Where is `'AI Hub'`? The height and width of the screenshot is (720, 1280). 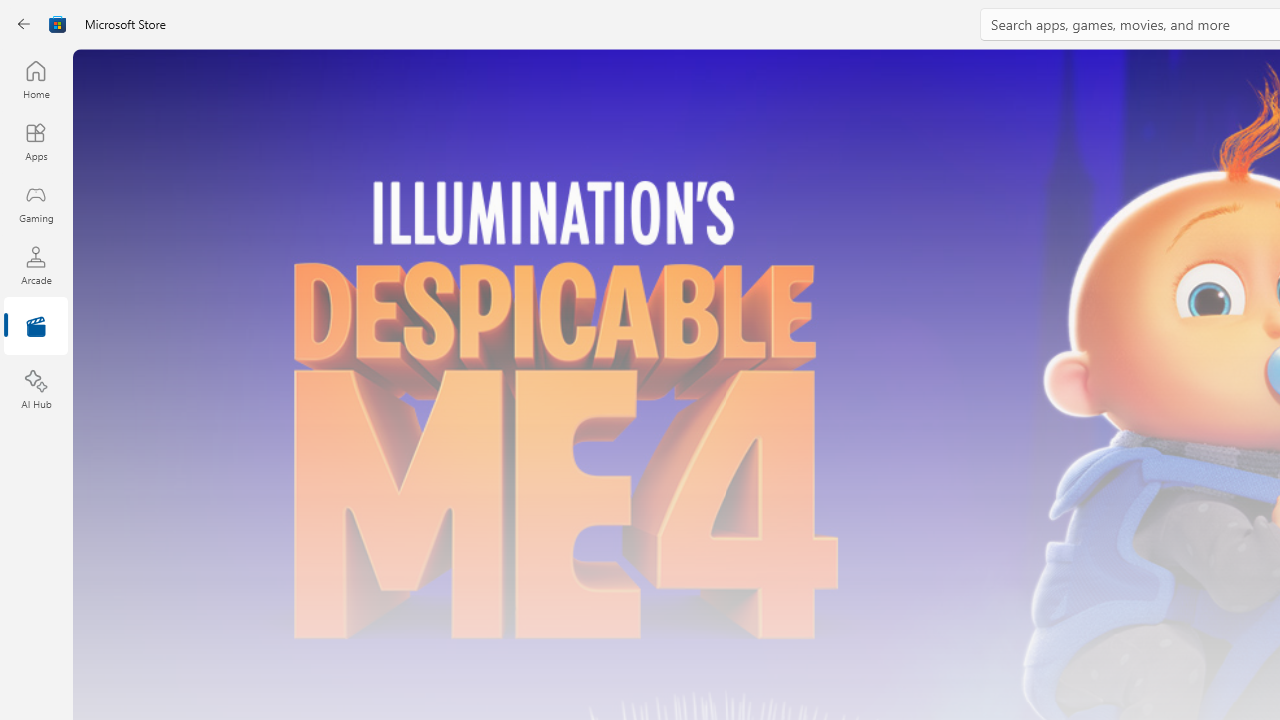 'AI Hub' is located at coordinates (35, 390).